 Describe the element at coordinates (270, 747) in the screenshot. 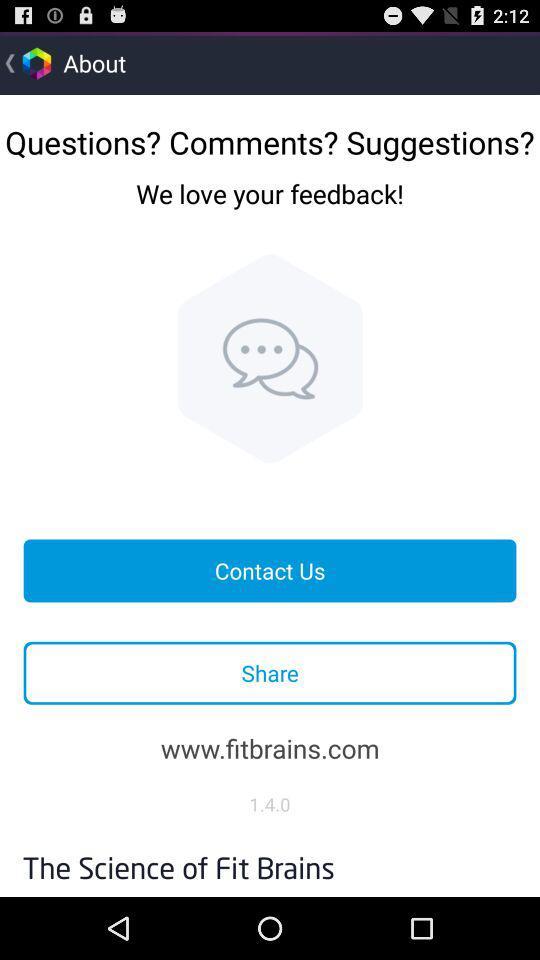

I see `the www.fitbrains.com item` at that location.